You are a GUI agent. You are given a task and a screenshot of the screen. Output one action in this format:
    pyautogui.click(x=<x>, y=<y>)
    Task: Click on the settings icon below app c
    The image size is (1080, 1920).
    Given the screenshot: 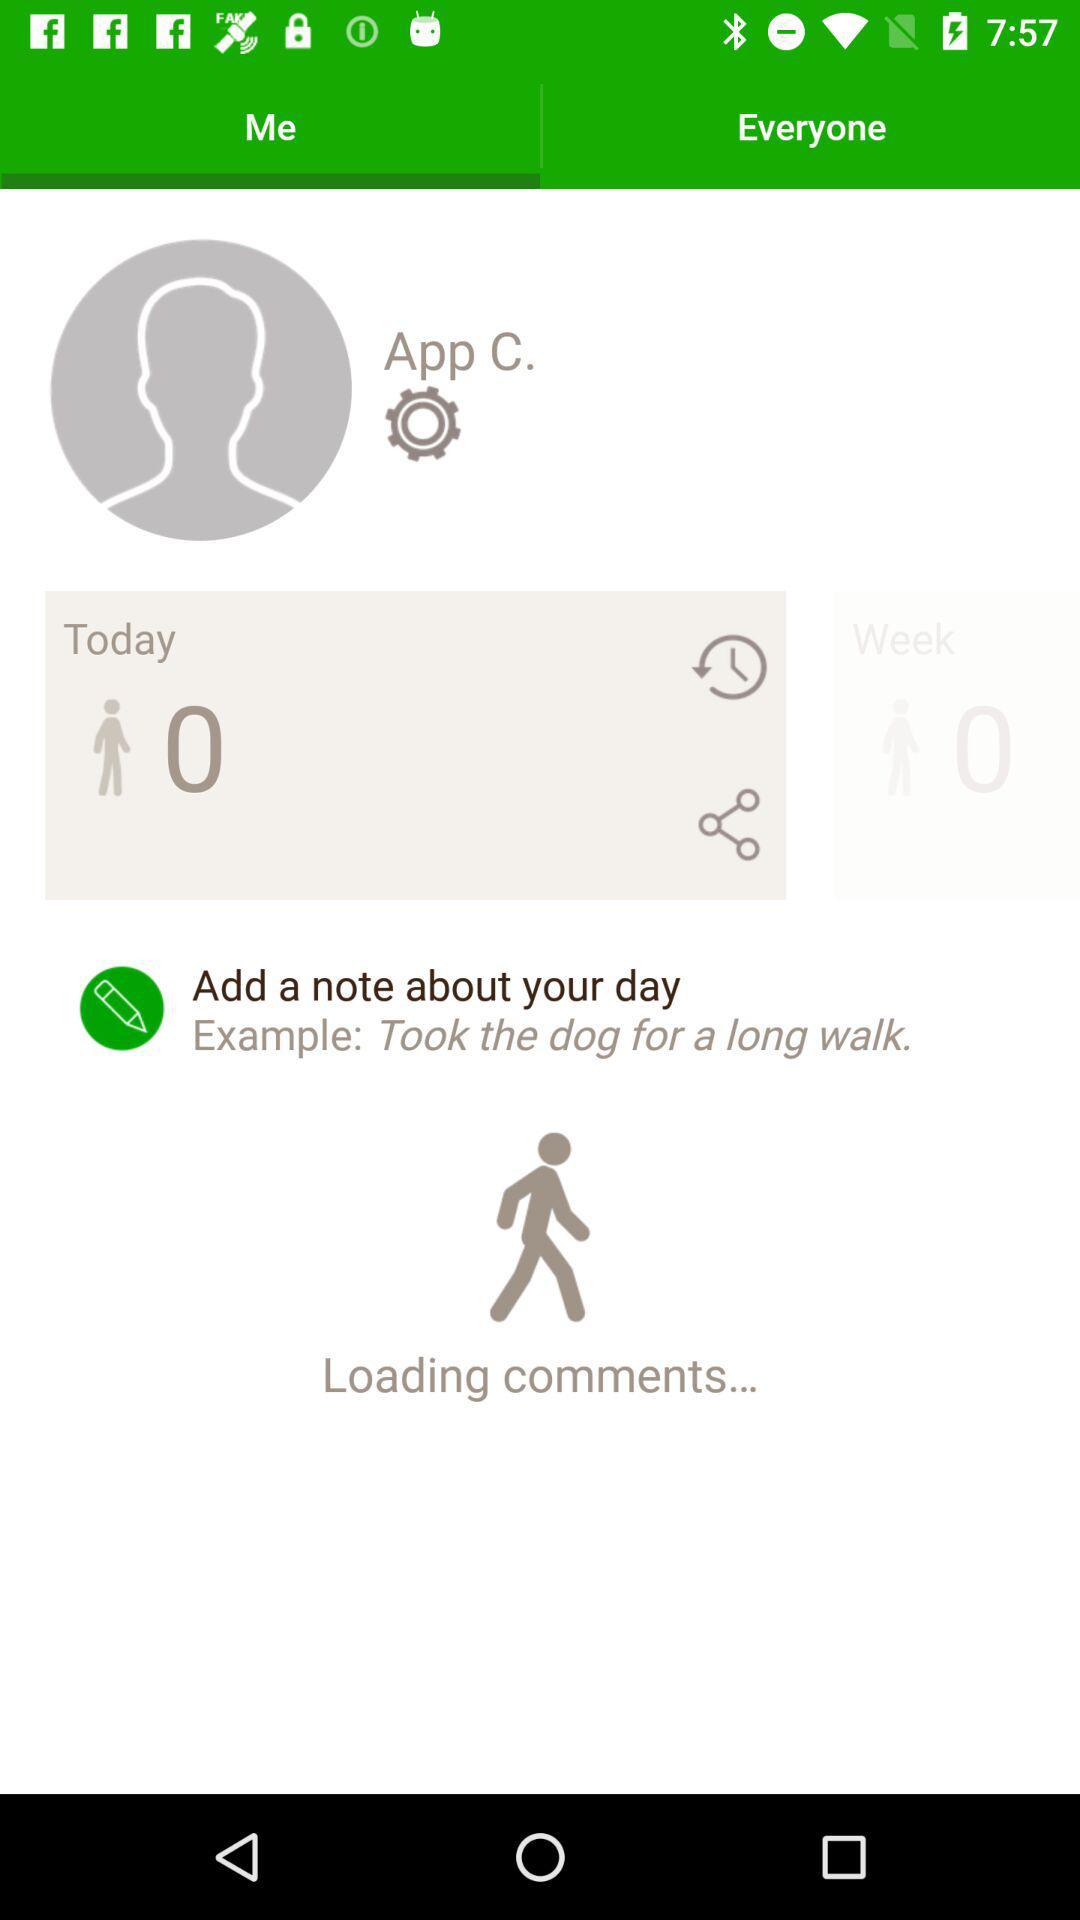 What is the action you would take?
    pyautogui.click(x=421, y=422)
    